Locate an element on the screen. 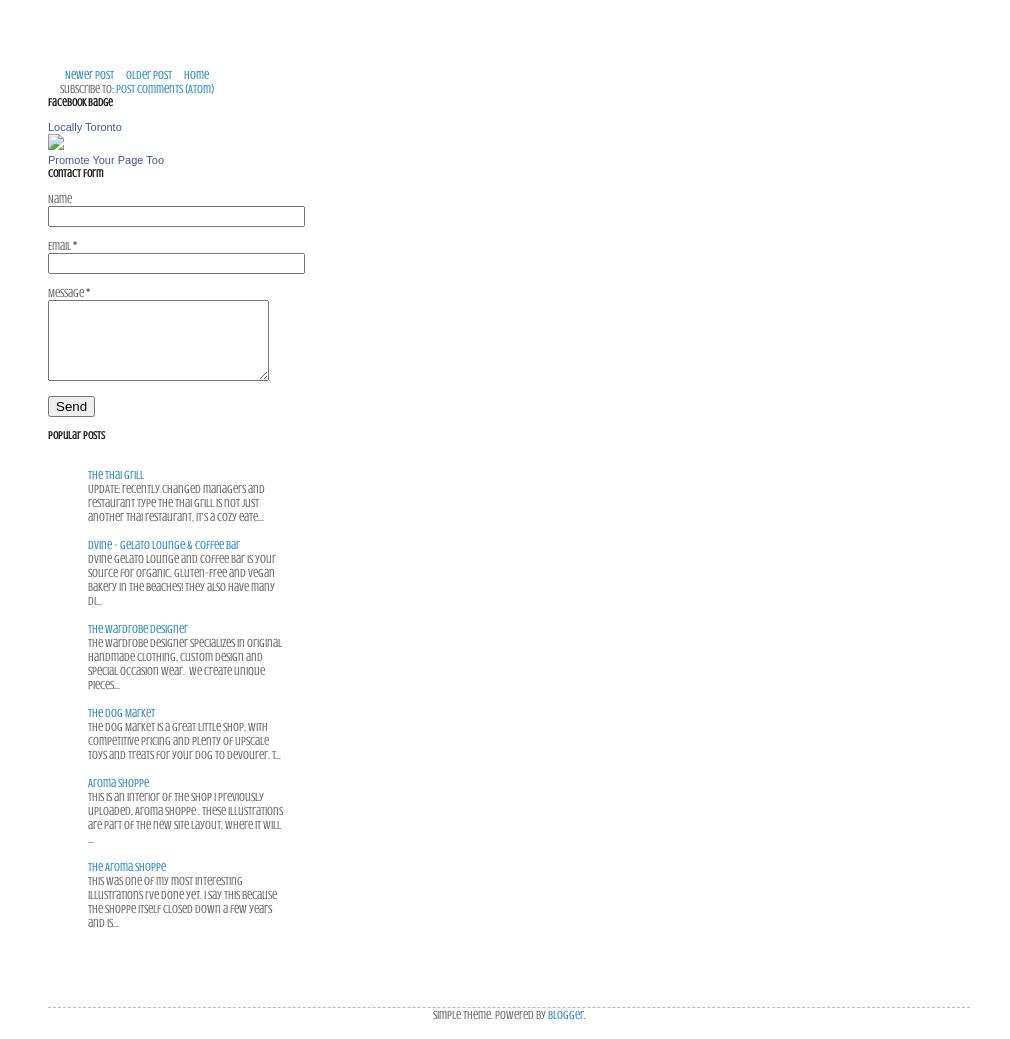 The width and height of the screenshot is (1010, 1039). 'Blogger' is located at coordinates (563, 1013).